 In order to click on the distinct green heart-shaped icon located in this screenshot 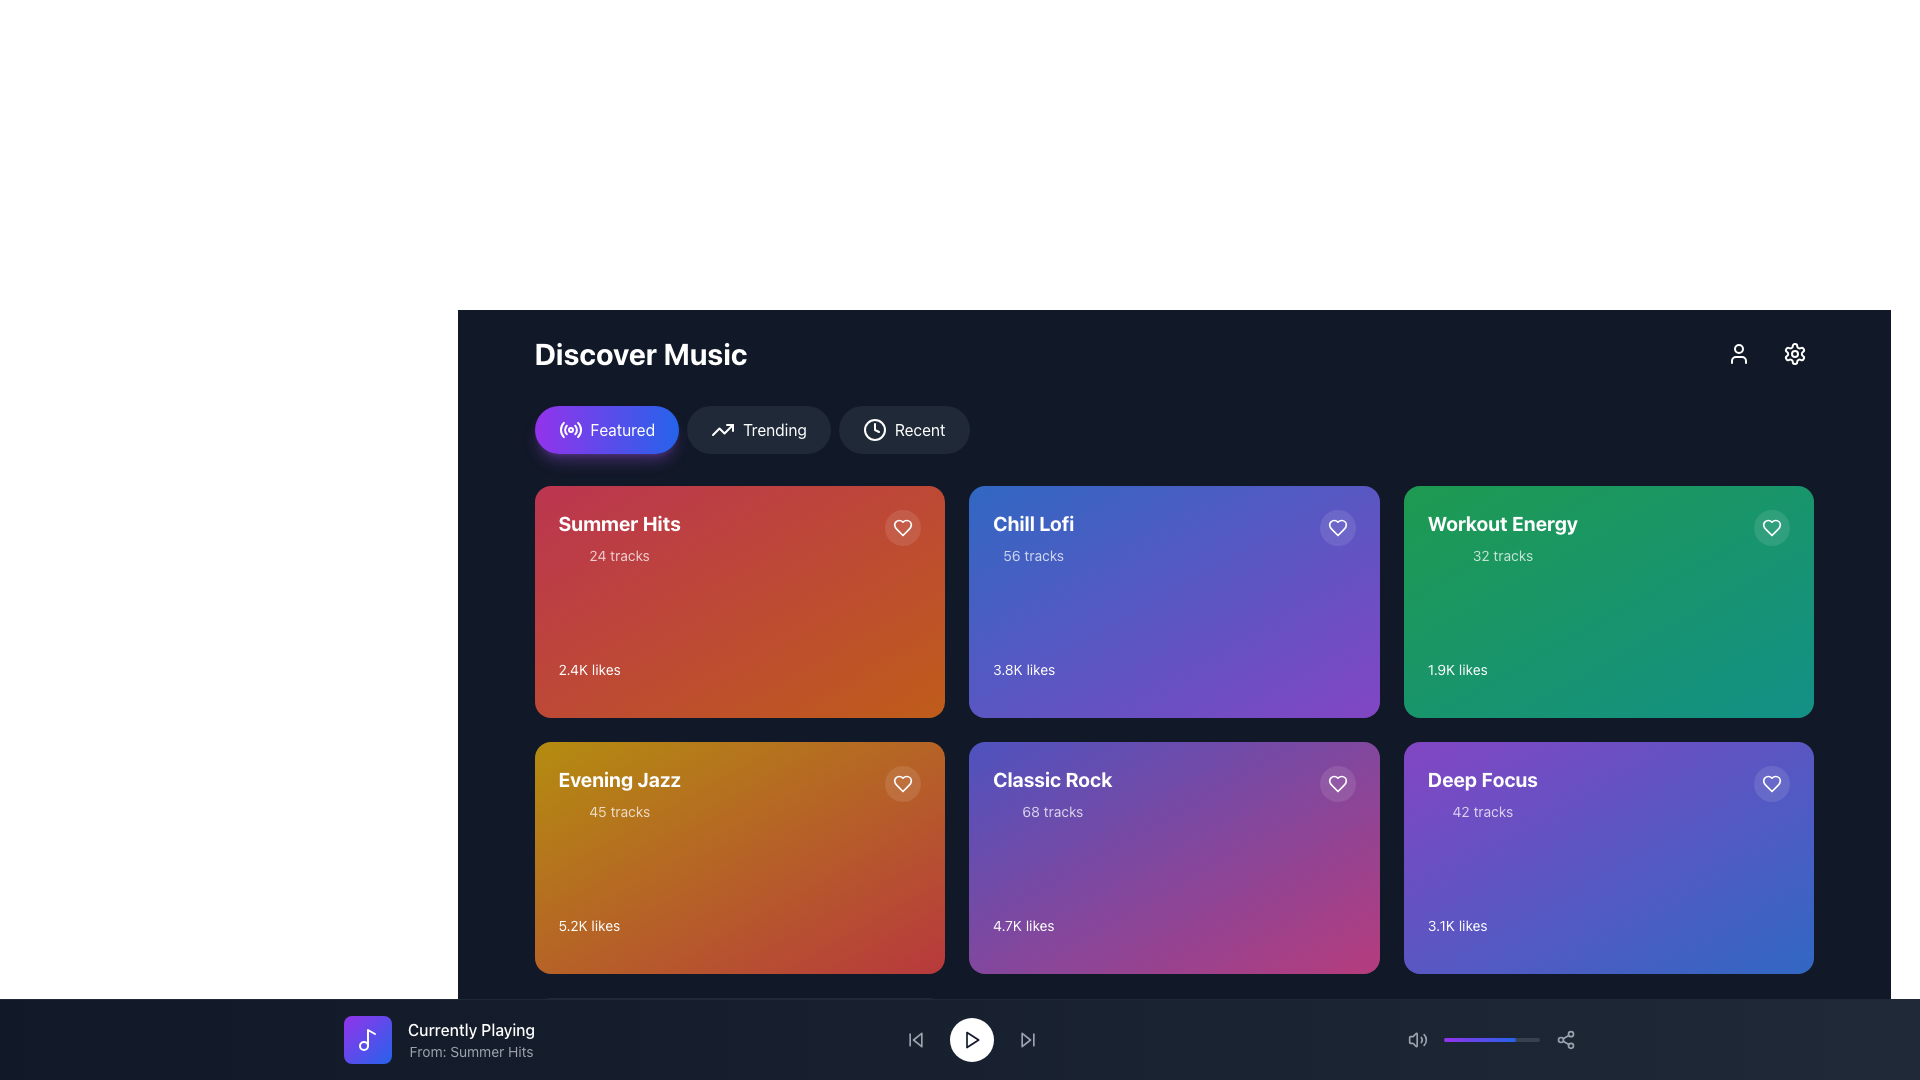, I will do `click(1772, 527)`.